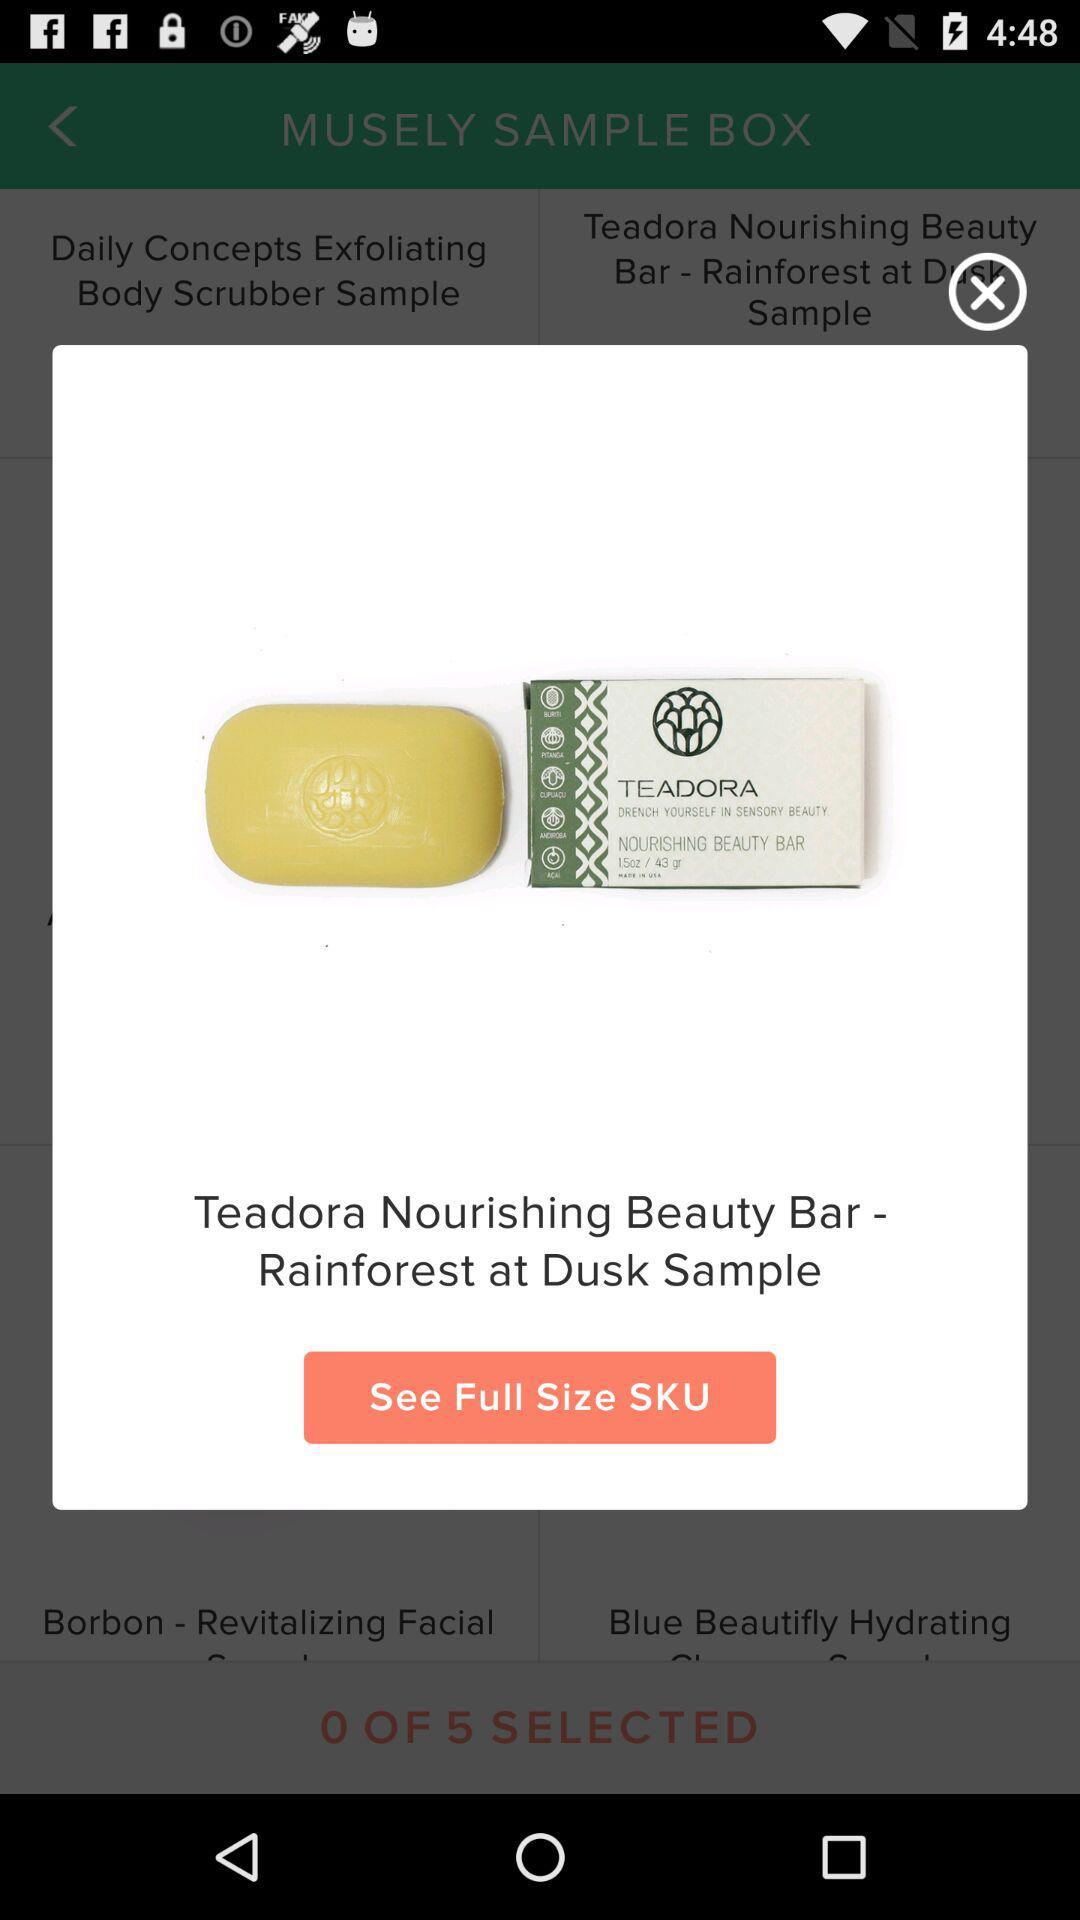 This screenshot has width=1080, height=1920. What do you see at coordinates (540, 1396) in the screenshot?
I see `icon below the teadora nourishing beauty item` at bounding box center [540, 1396].